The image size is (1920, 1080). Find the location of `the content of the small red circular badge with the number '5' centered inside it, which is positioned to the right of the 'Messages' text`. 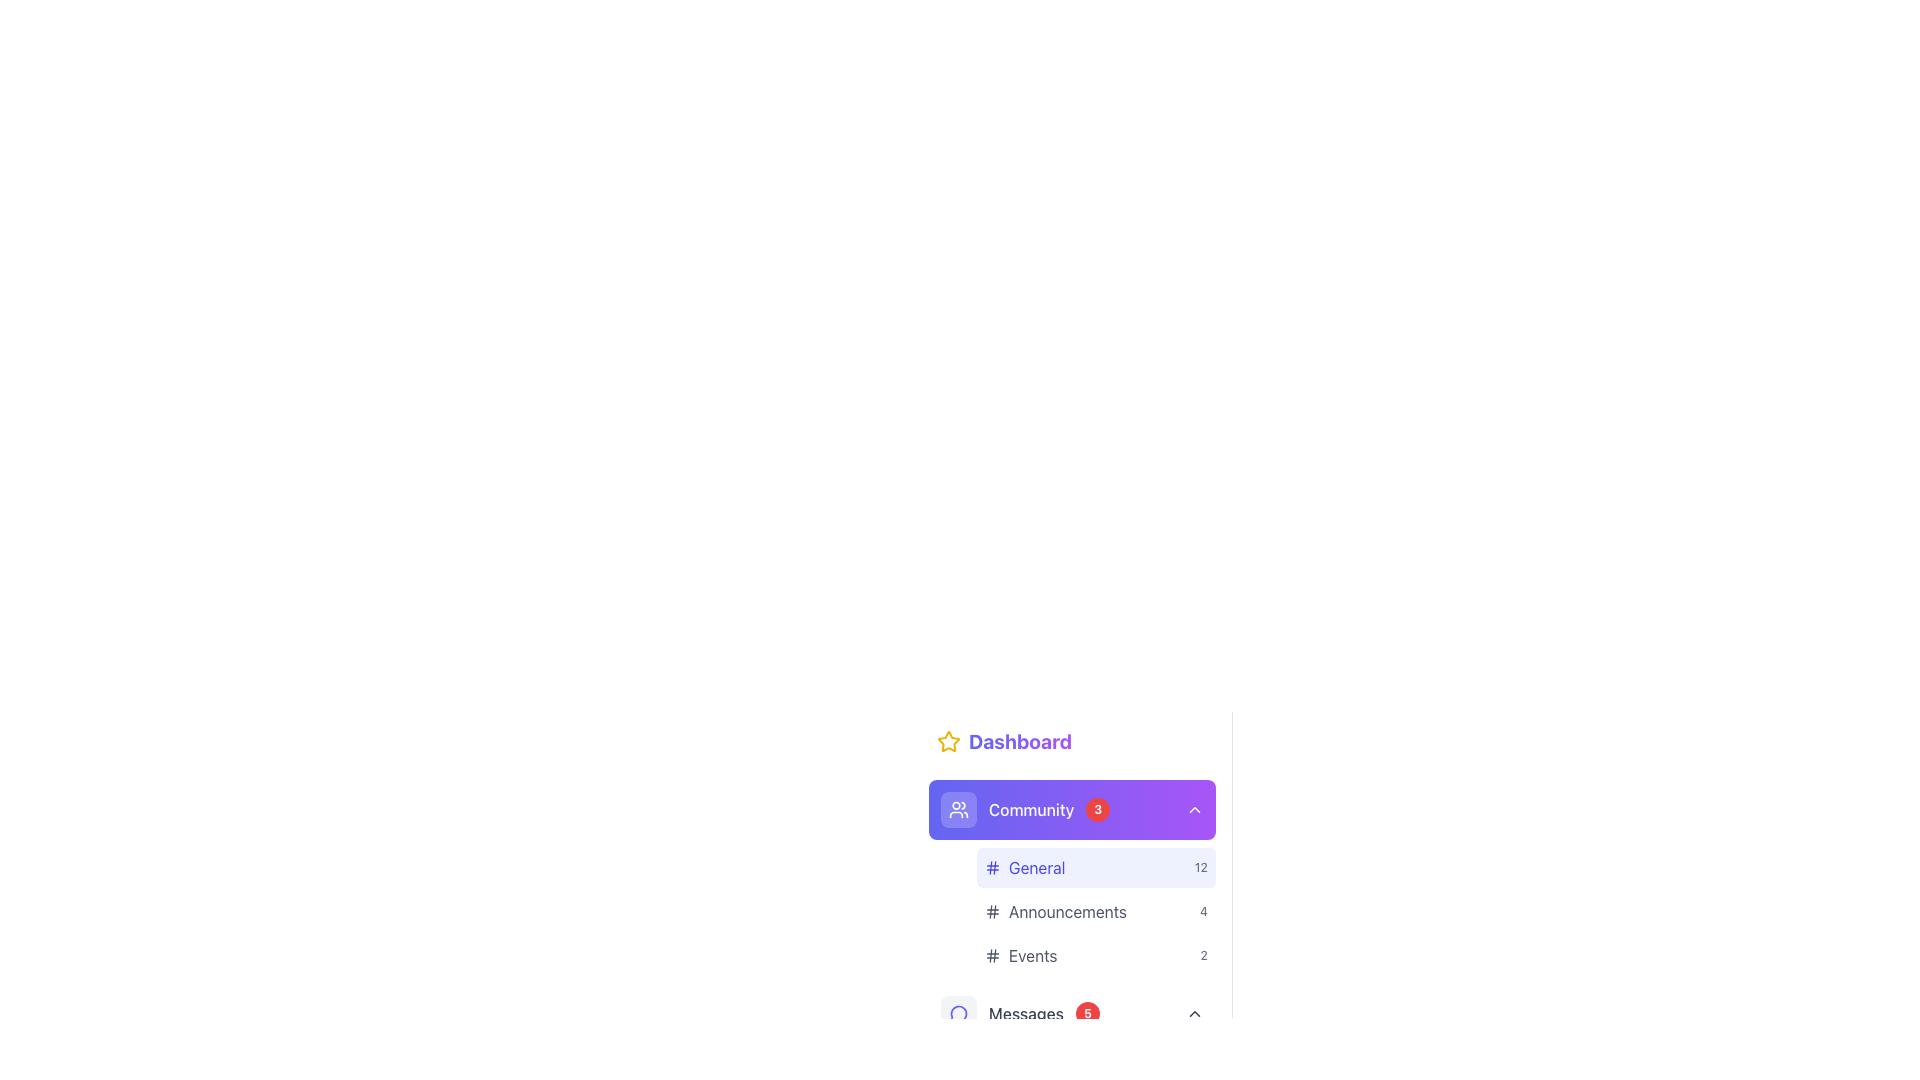

the content of the small red circular badge with the number '5' centered inside it, which is positioned to the right of the 'Messages' text is located at coordinates (1086, 1014).